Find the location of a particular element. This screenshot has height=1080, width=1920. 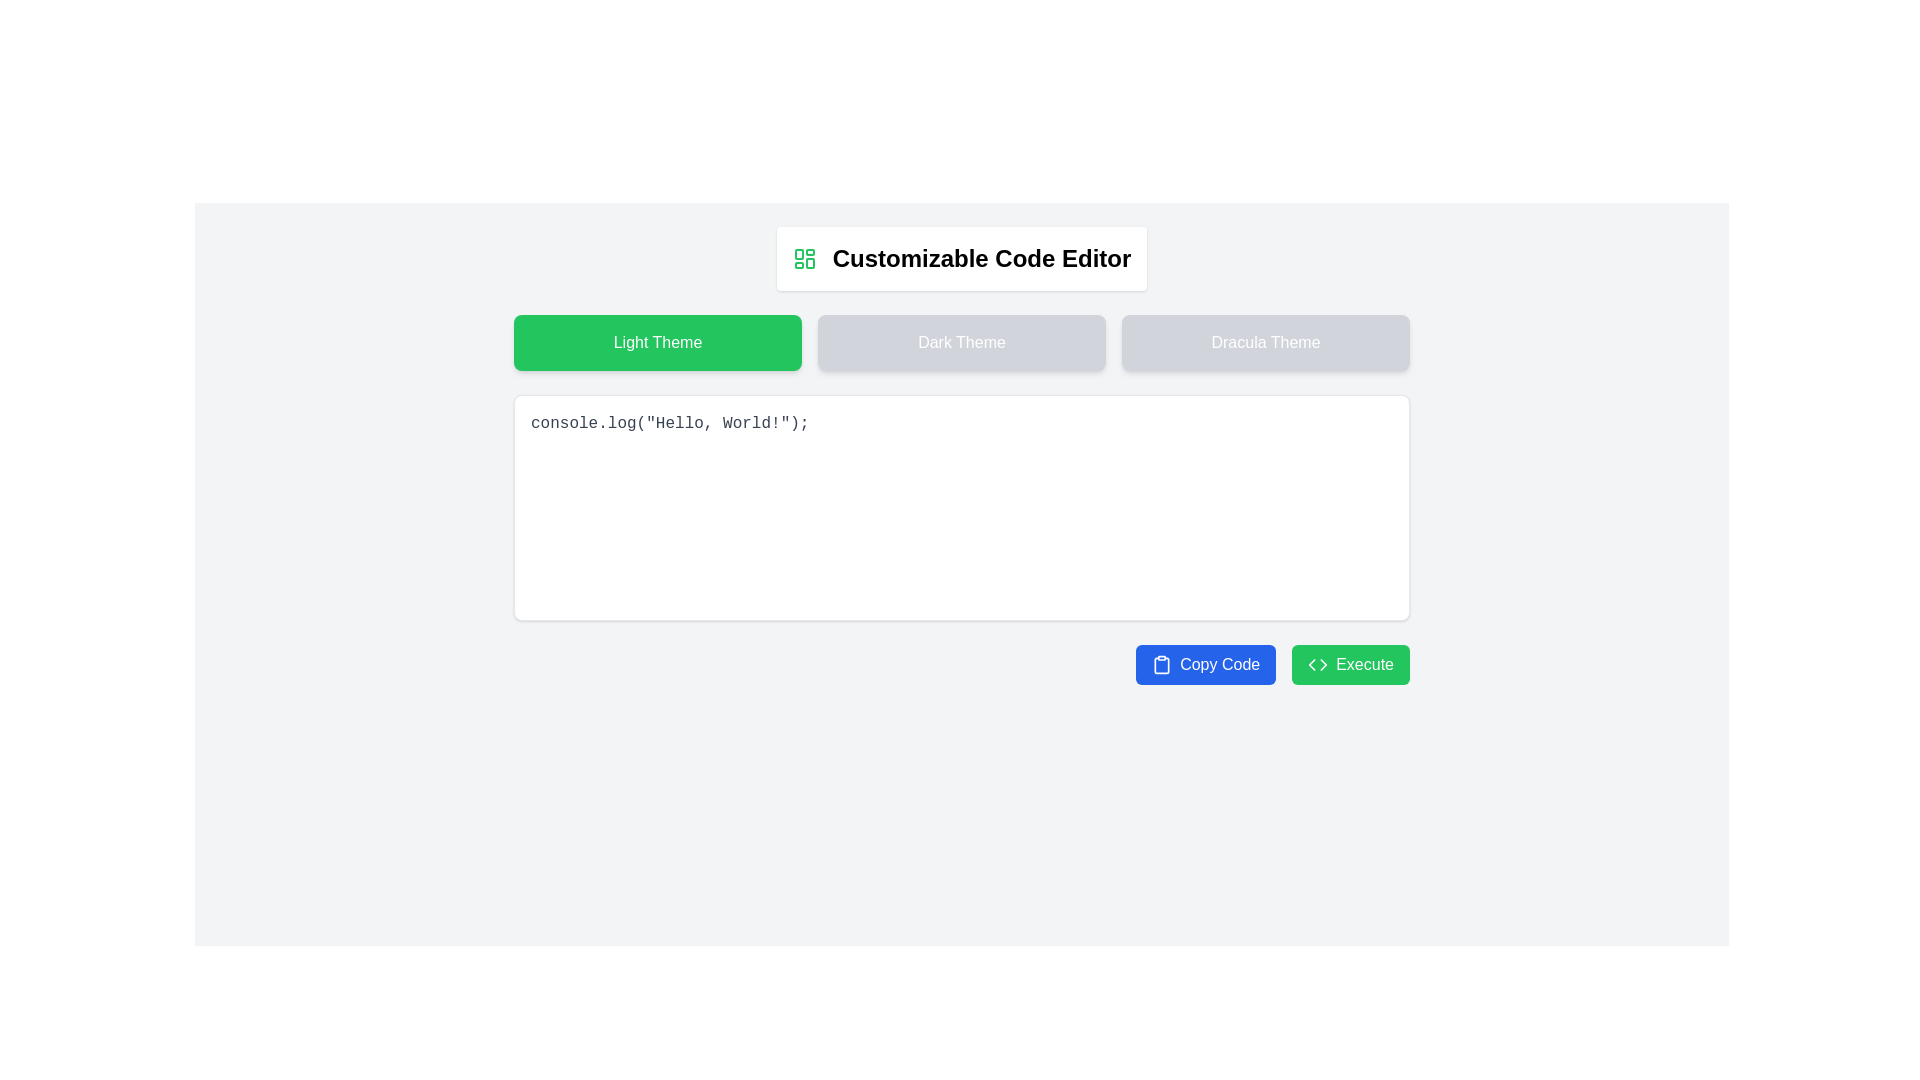

the 'Dark Theme' button, which is a rectangular button with a gray background that transitions to green on hover, featuring white text and rounded corners is located at coordinates (961, 342).